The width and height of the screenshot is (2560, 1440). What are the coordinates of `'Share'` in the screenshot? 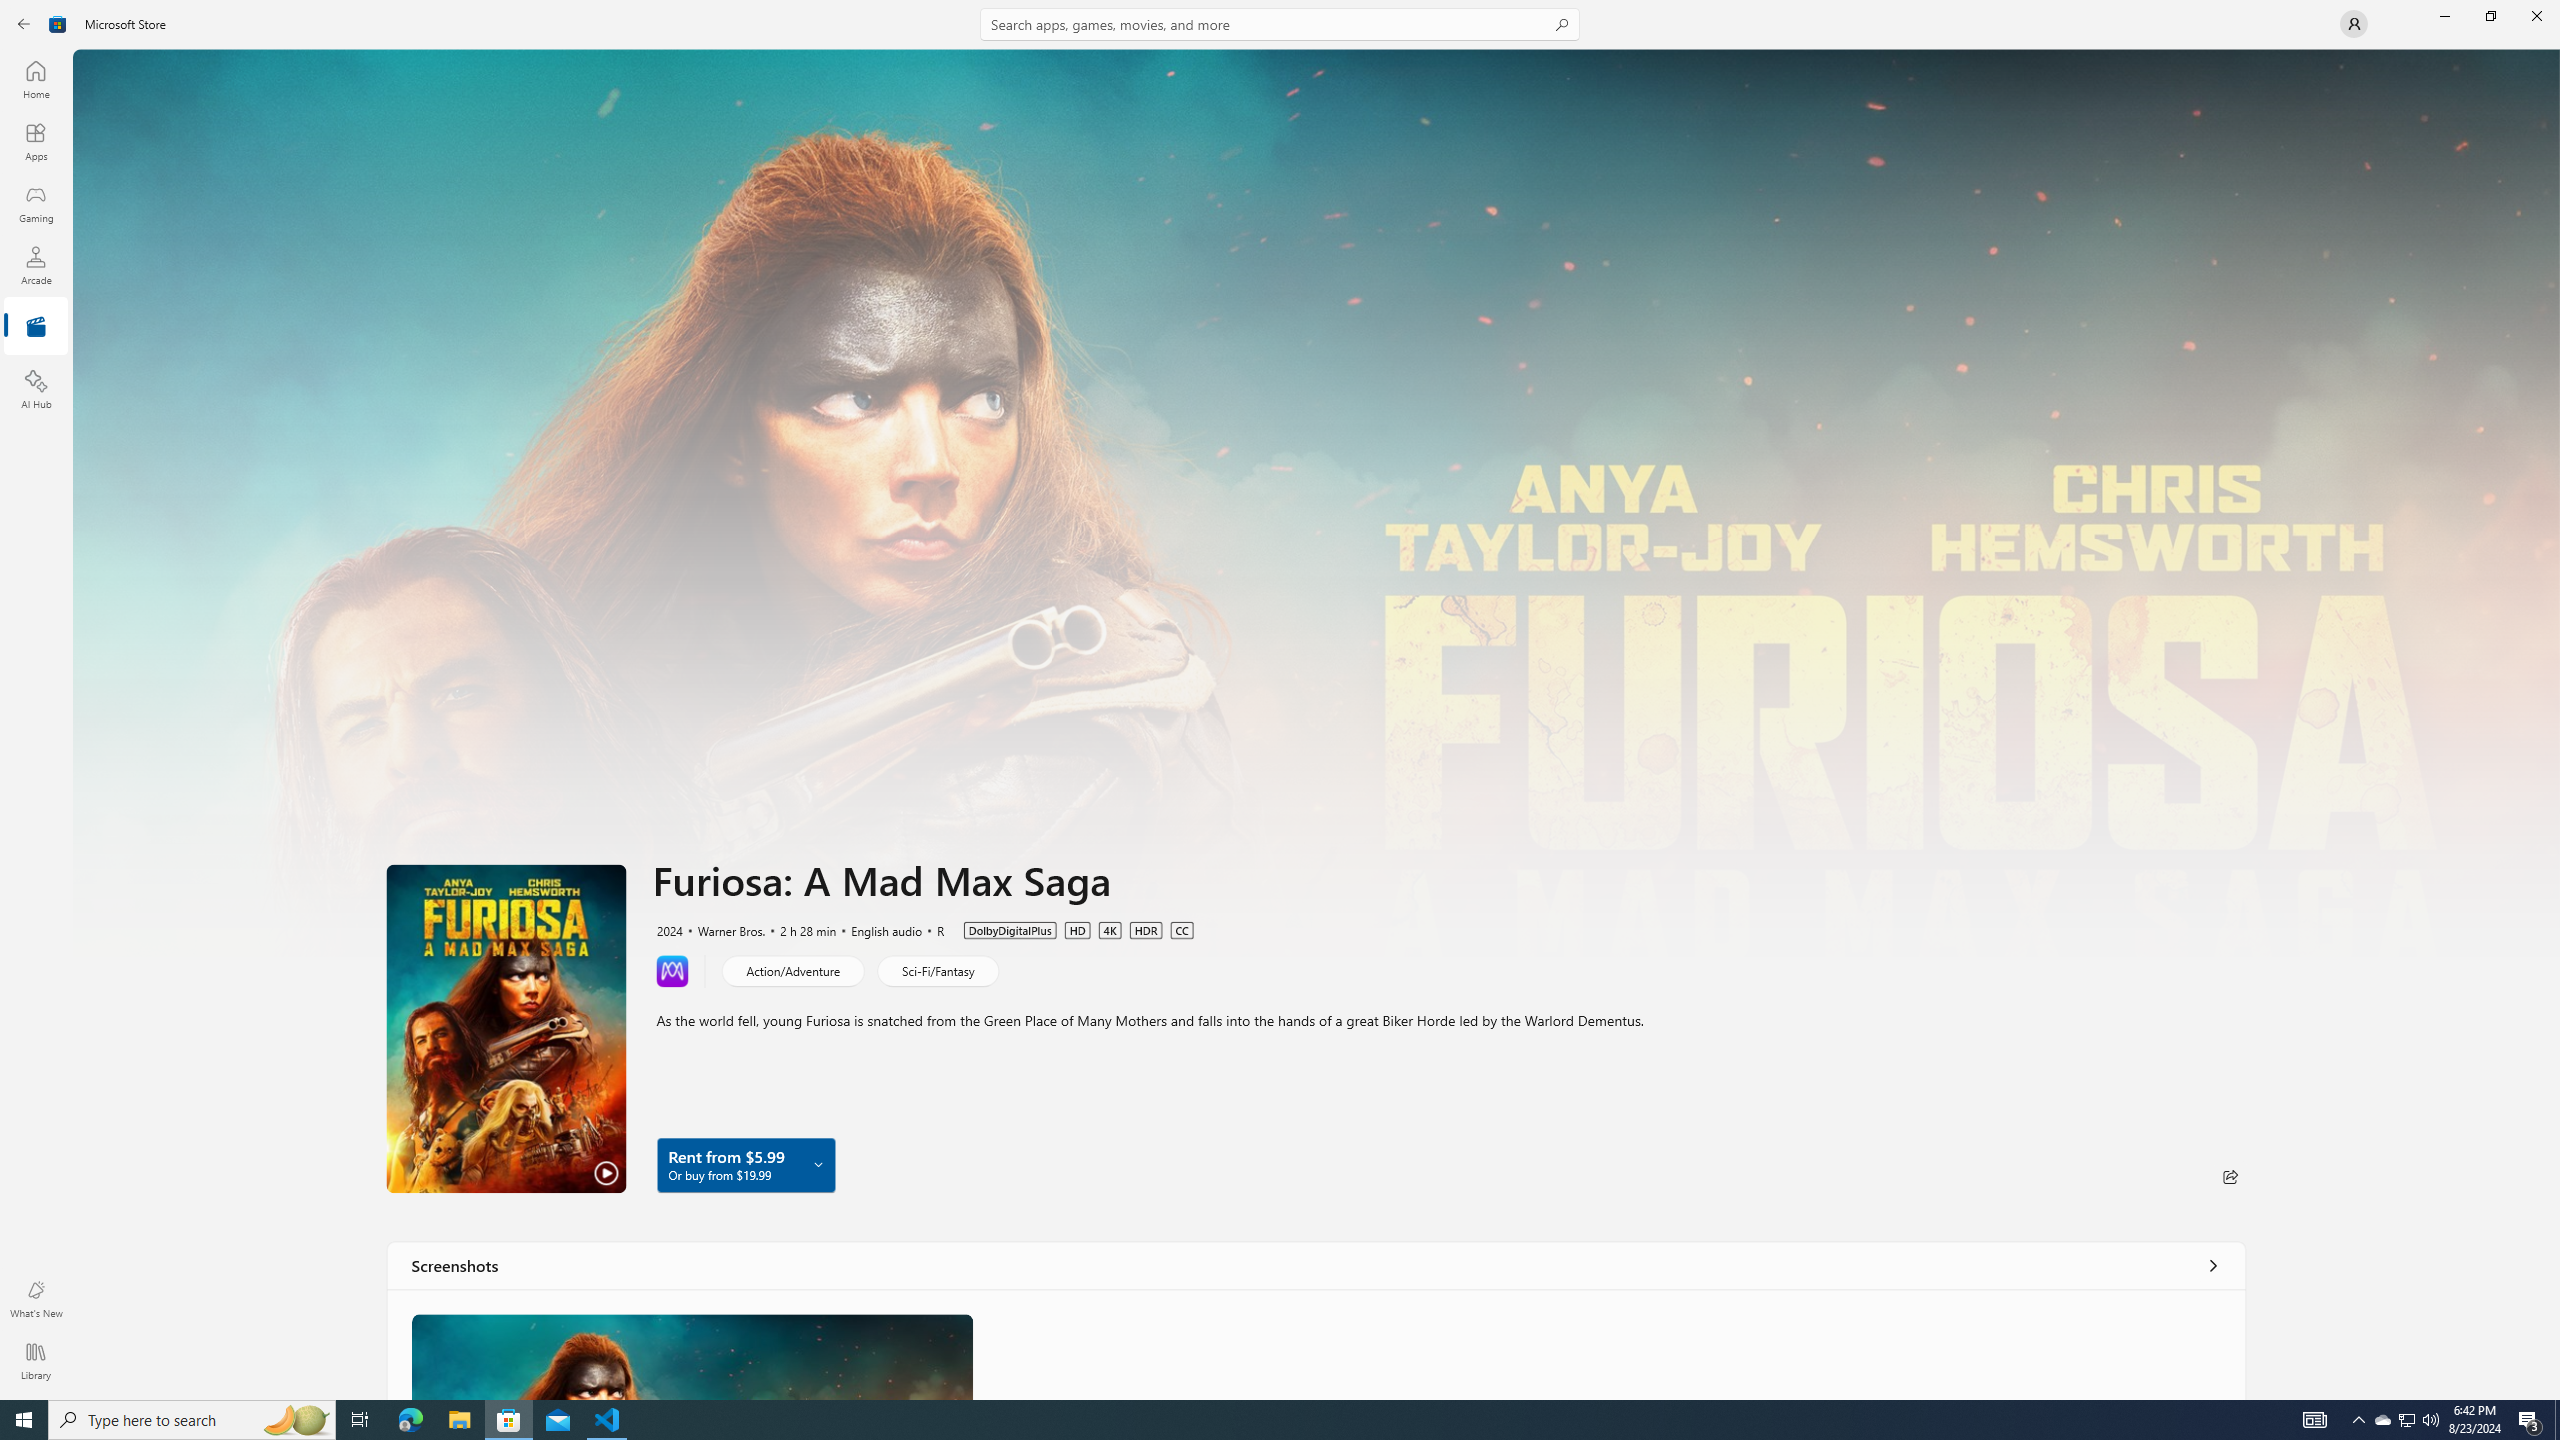 It's located at (2229, 1175).